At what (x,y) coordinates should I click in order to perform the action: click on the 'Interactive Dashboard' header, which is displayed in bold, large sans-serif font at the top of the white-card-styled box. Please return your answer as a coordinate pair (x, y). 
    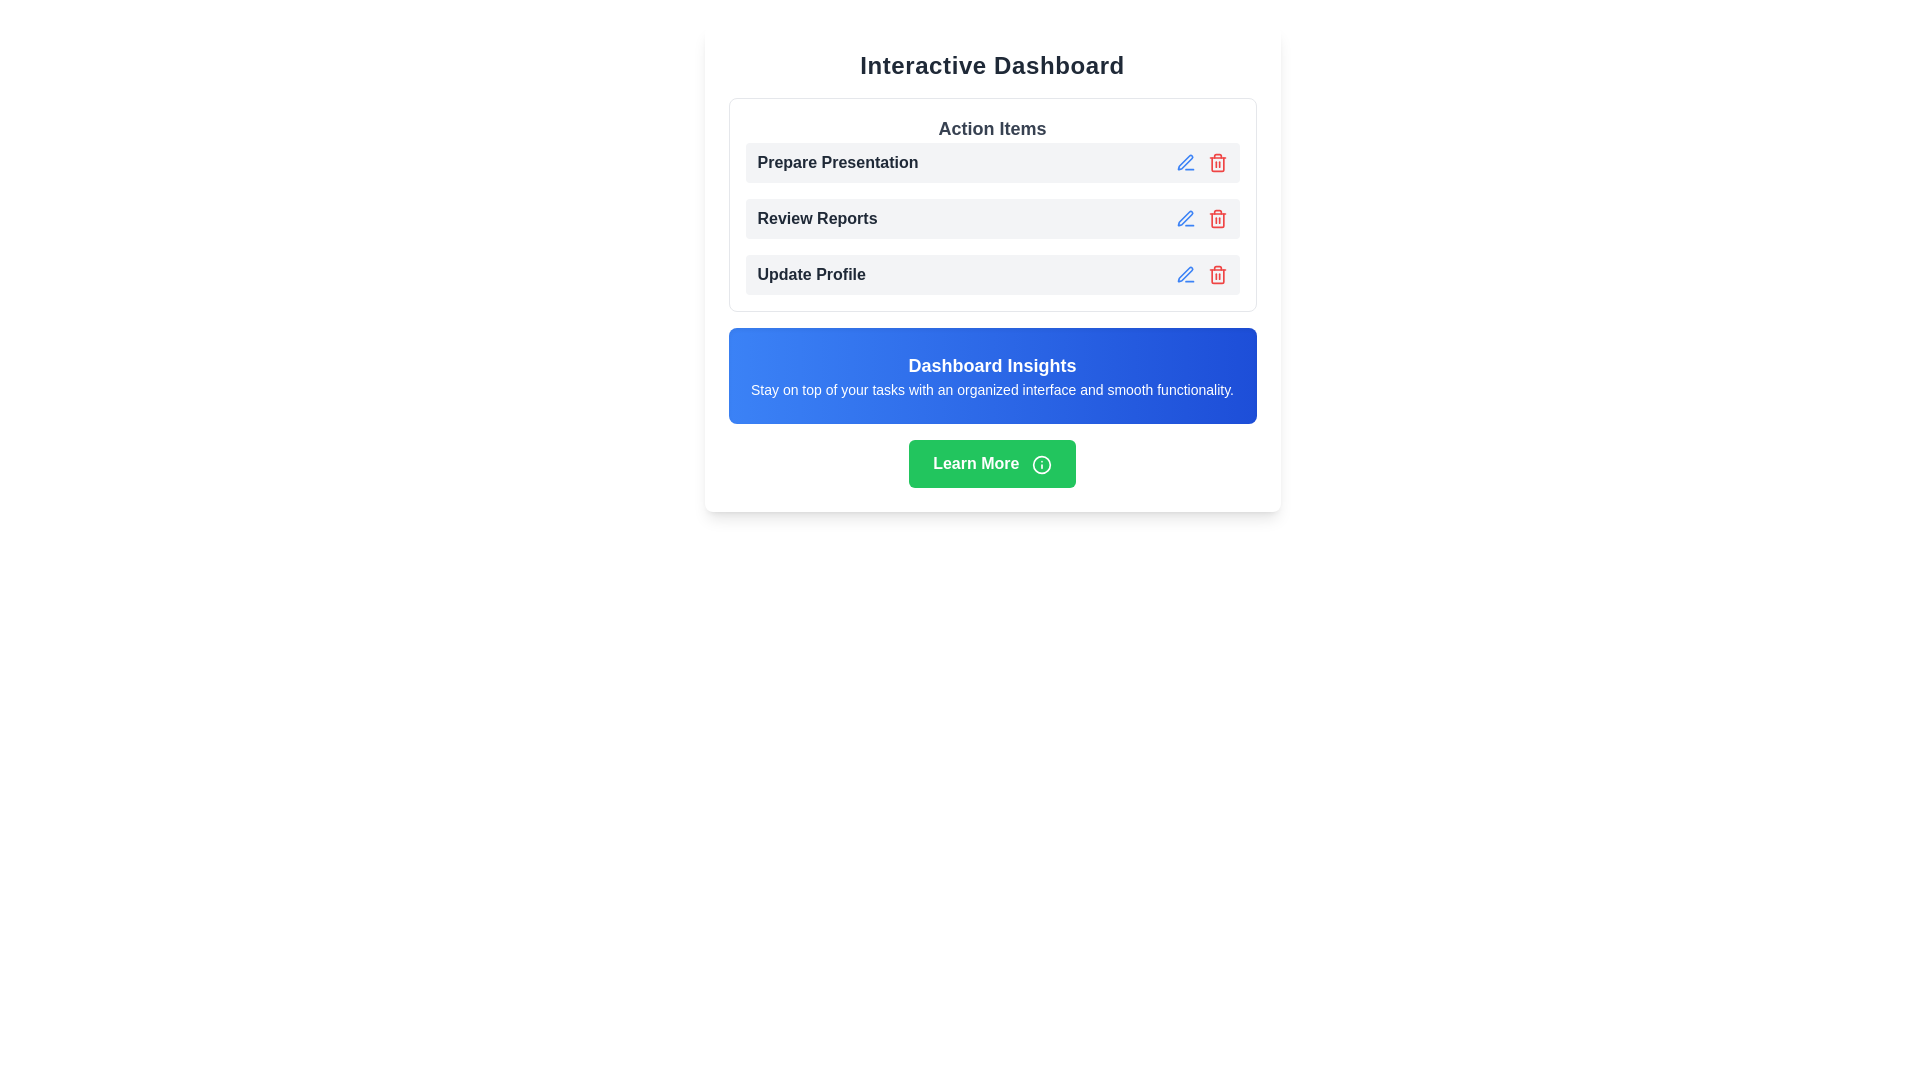
    Looking at the image, I should click on (992, 64).